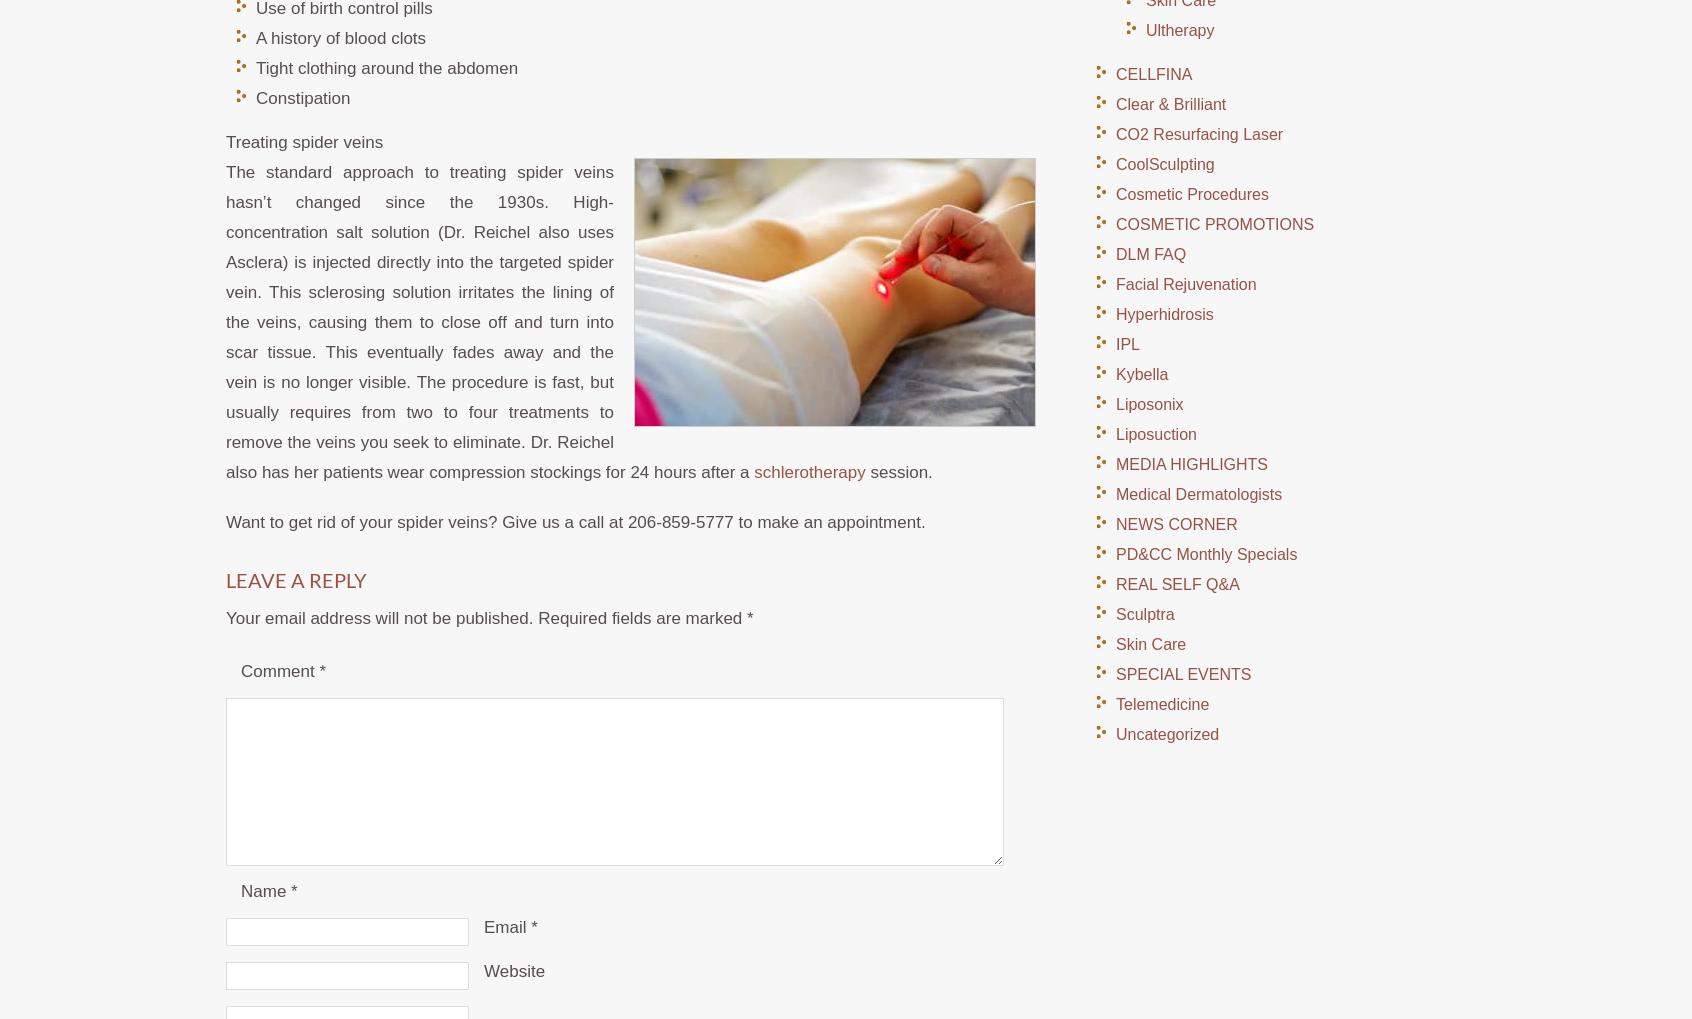 This screenshot has width=1692, height=1019. I want to click on 'Cosmetic Procedures', so click(1191, 193).